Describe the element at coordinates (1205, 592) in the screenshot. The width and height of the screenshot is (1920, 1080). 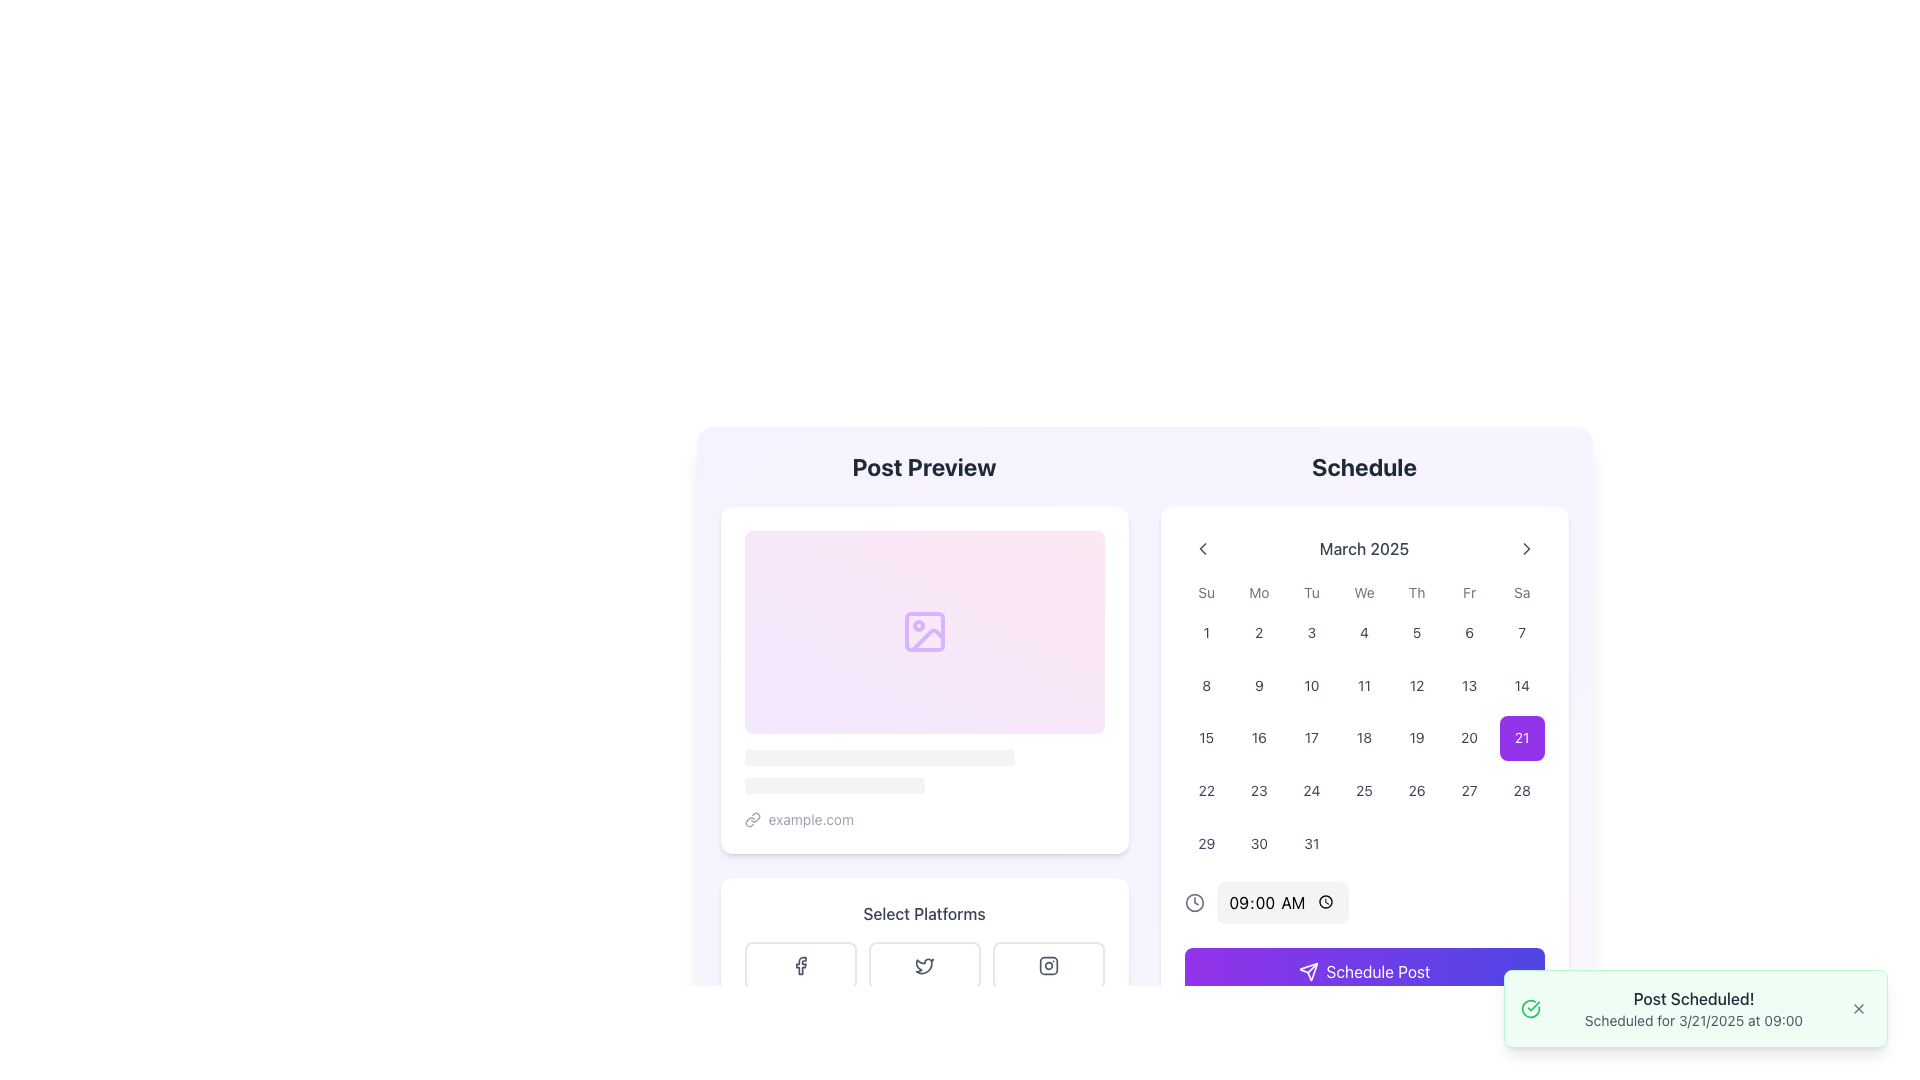
I see `the text label displaying 'Su', which is the first item in a row of days of the week in the calendar layout` at that location.